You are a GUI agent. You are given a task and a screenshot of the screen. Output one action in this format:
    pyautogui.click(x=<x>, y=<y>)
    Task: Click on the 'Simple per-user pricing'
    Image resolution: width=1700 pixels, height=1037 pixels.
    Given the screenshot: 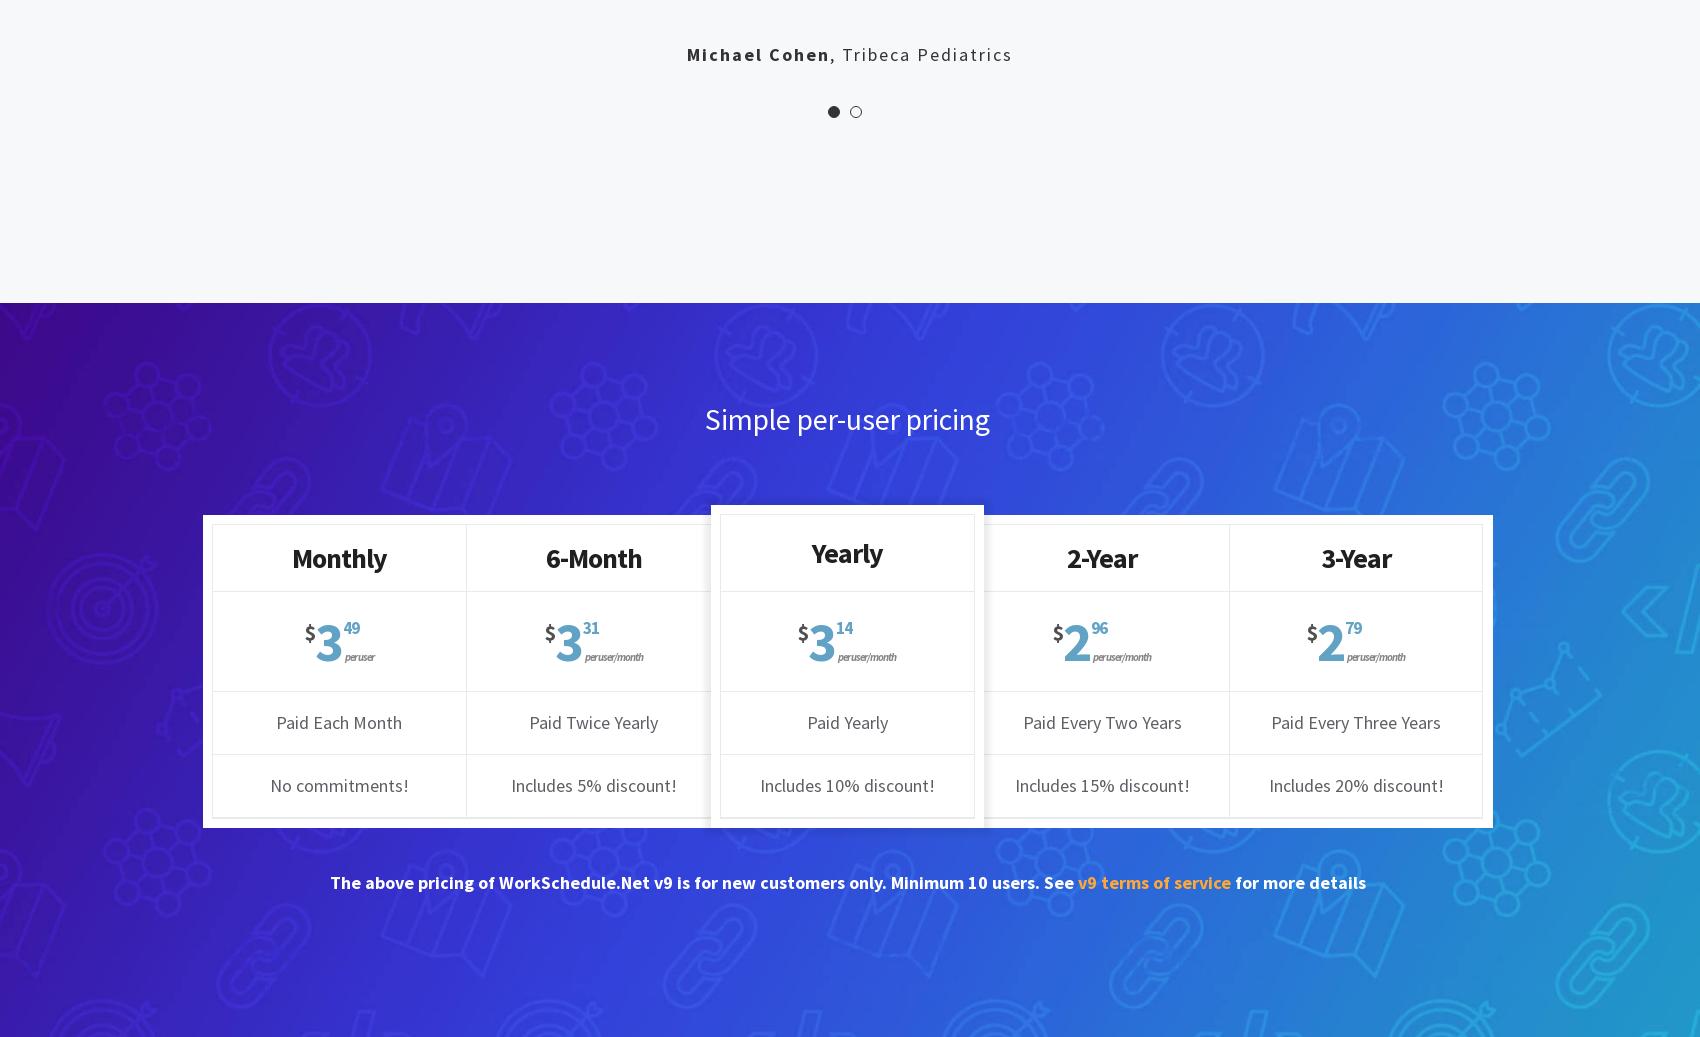 What is the action you would take?
    pyautogui.click(x=845, y=417)
    